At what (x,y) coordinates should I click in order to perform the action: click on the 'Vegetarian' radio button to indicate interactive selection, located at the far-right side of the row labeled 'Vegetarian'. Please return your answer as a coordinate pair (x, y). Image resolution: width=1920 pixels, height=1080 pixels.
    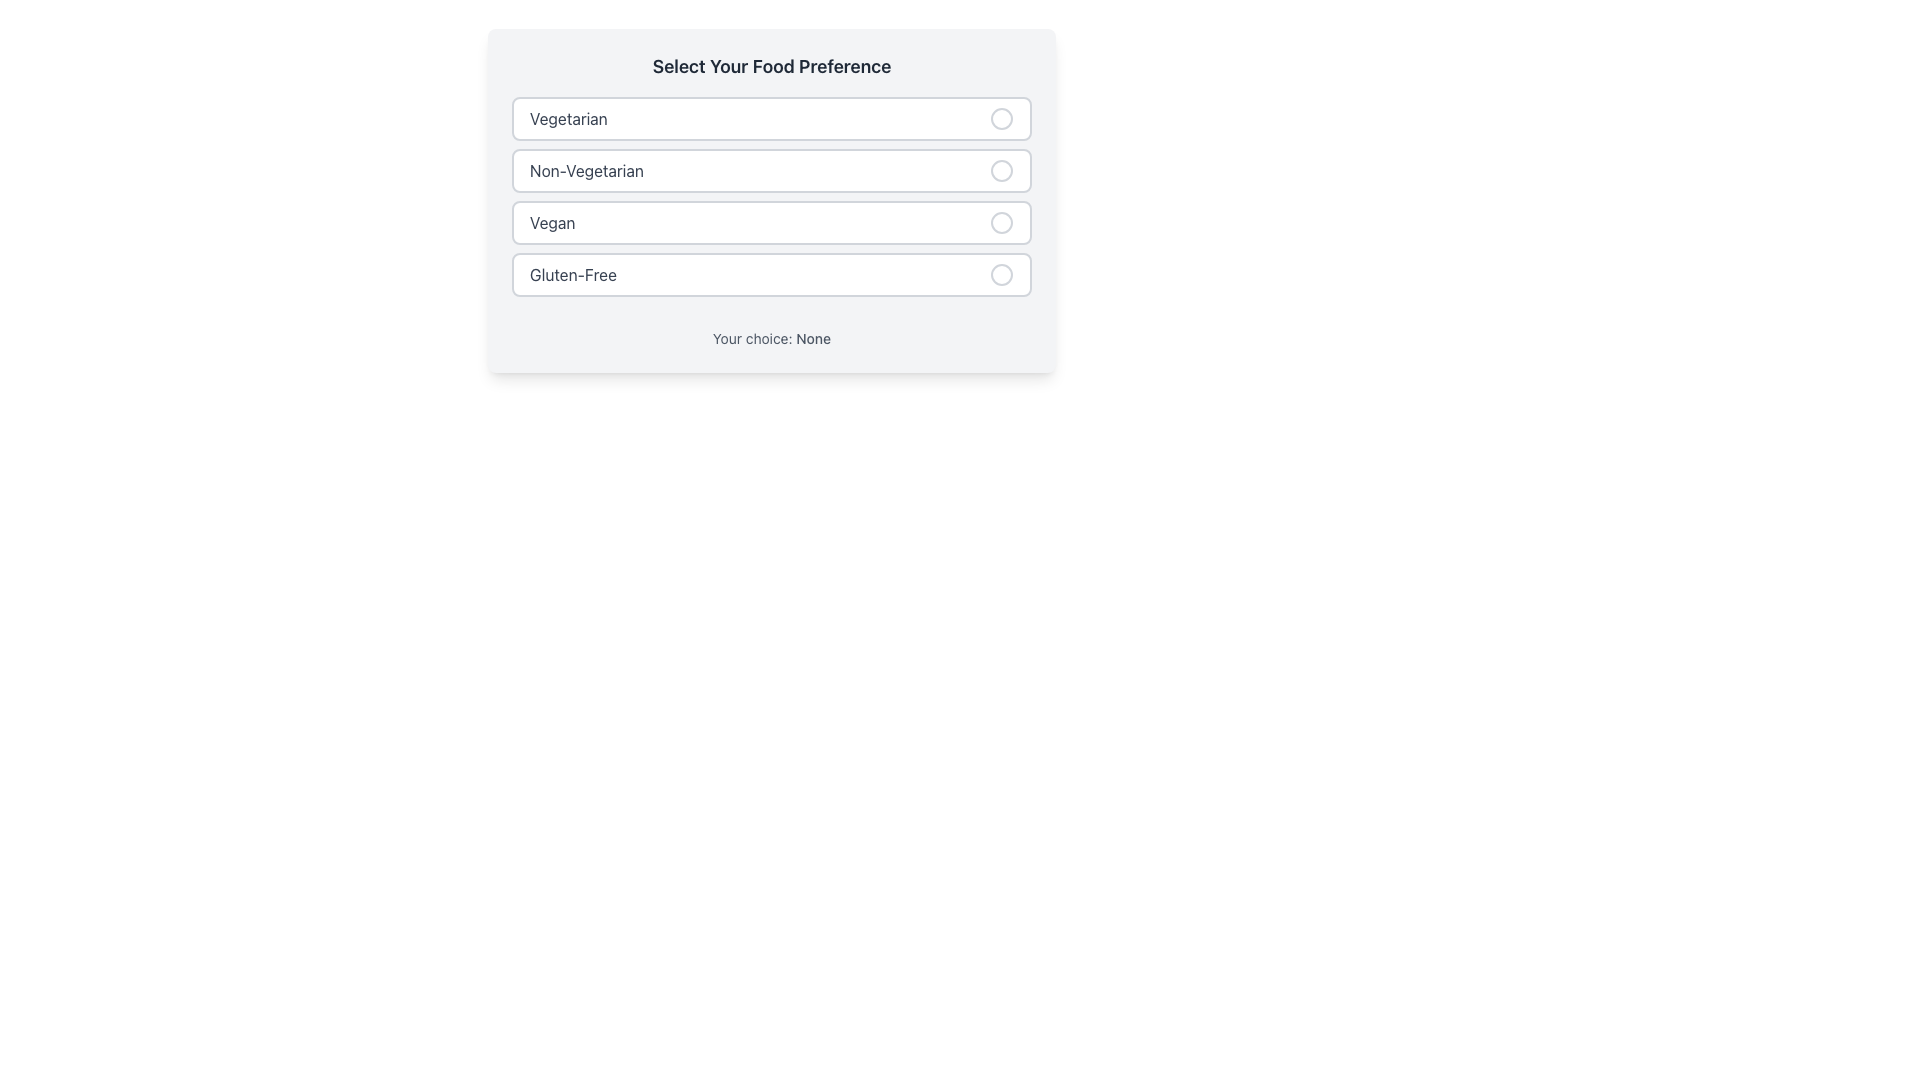
    Looking at the image, I should click on (1002, 119).